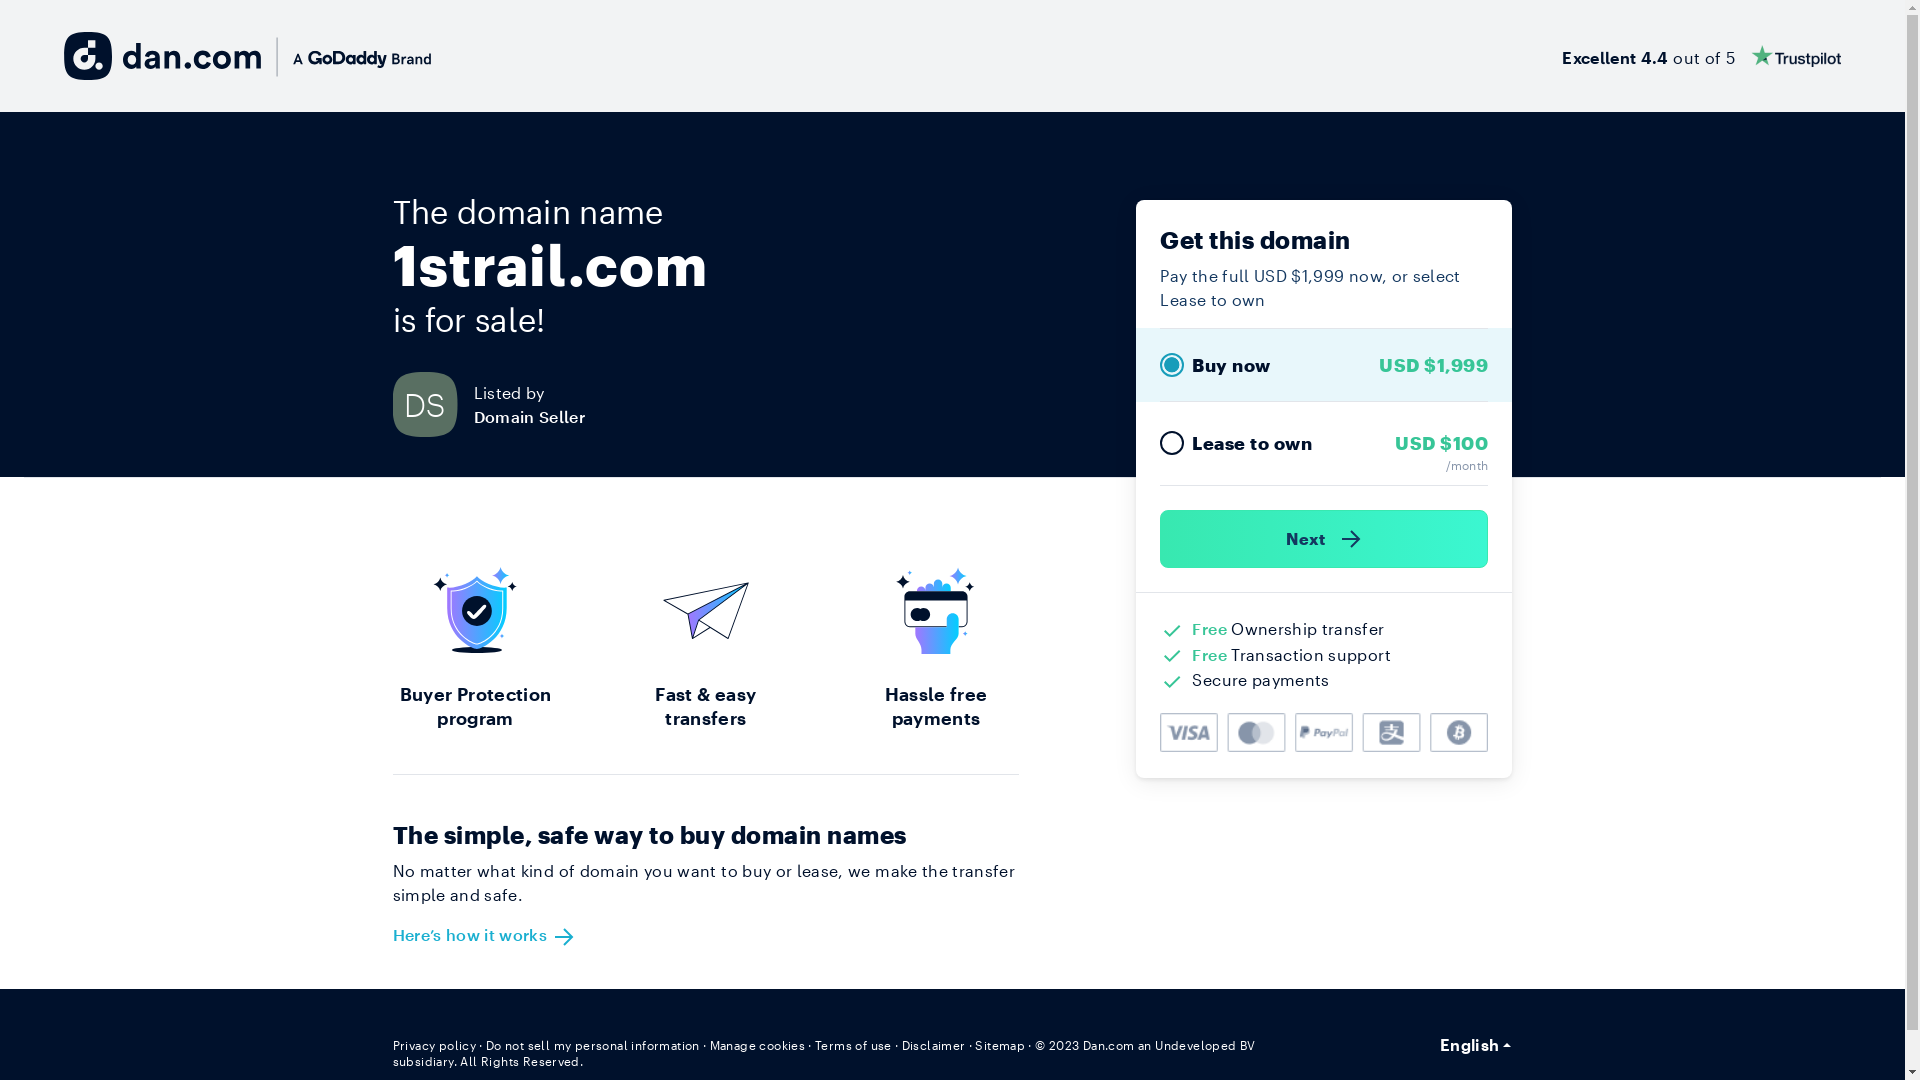 The image size is (1920, 1080). What do you see at coordinates (392, 1044) in the screenshot?
I see `'Privacy policy'` at bounding box center [392, 1044].